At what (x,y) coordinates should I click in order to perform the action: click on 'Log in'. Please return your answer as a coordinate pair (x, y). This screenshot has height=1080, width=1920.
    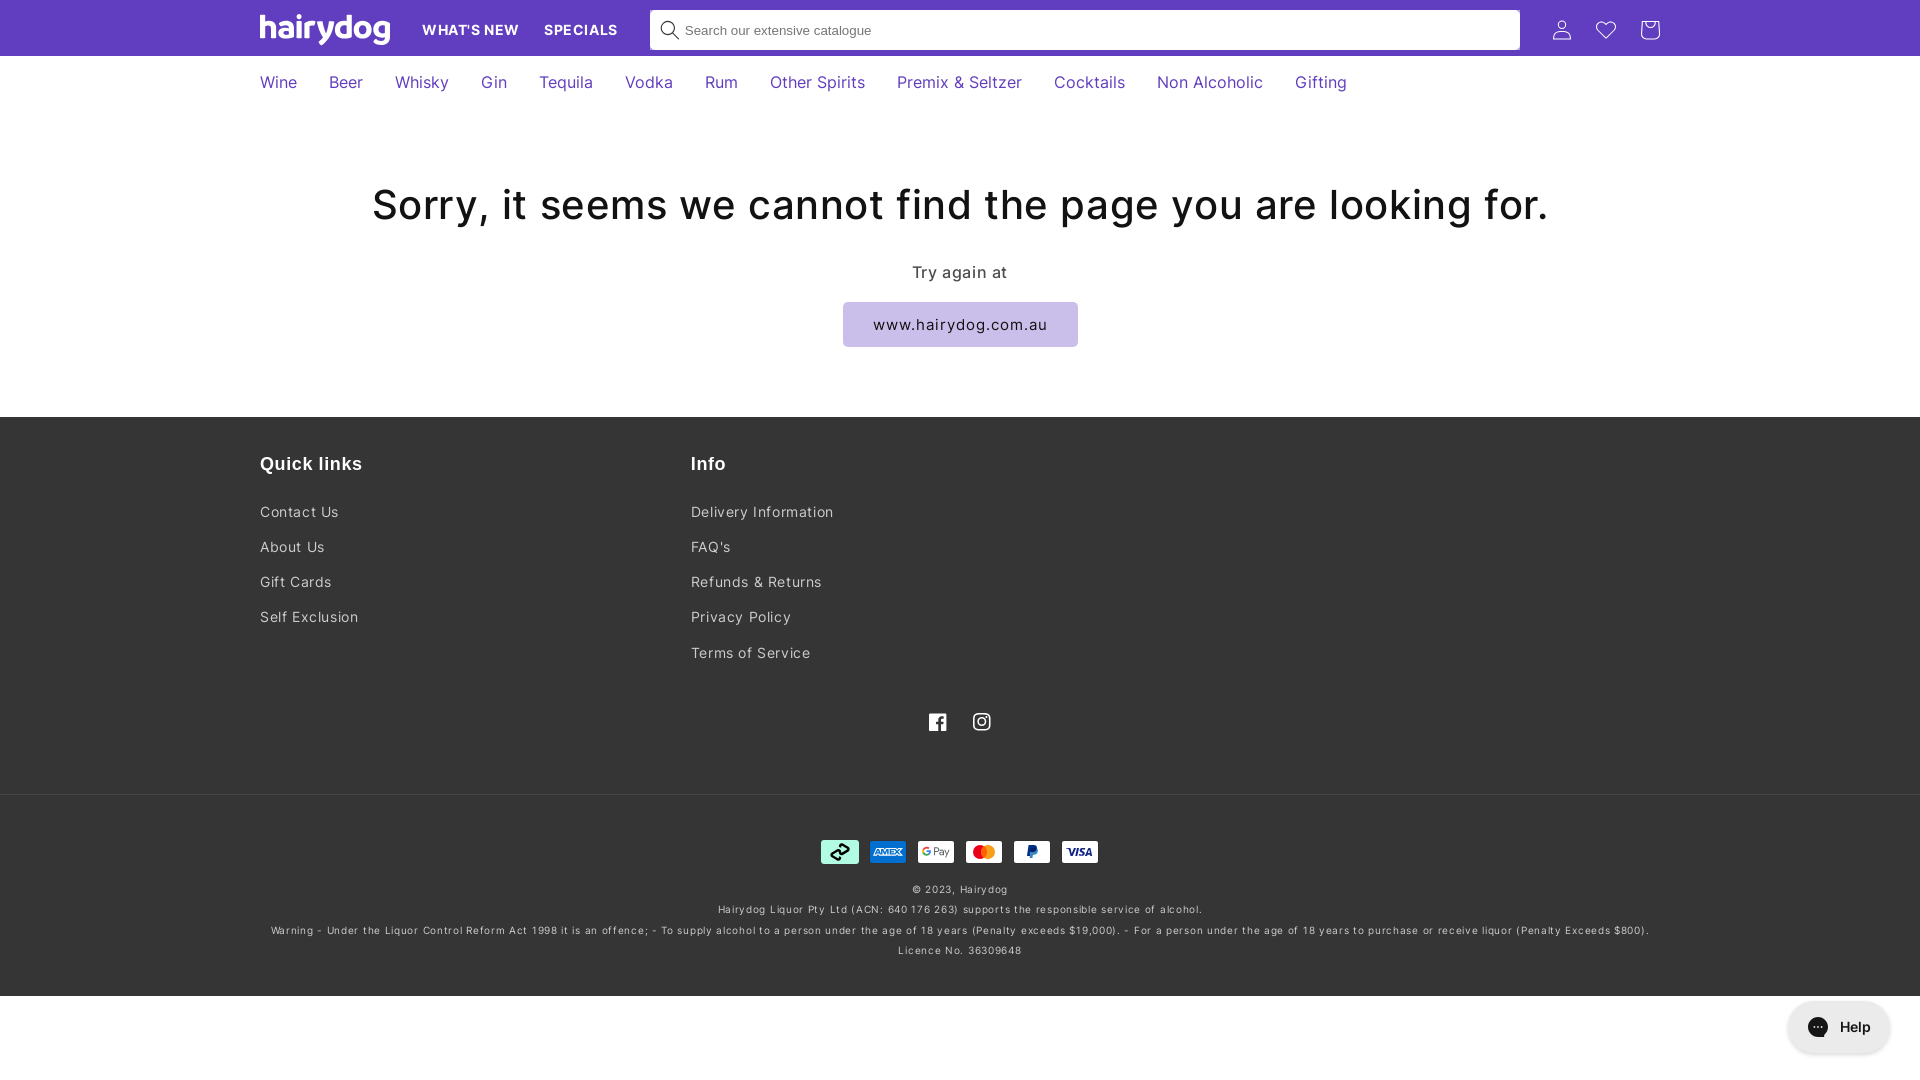
    Looking at the image, I should click on (1560, 30).